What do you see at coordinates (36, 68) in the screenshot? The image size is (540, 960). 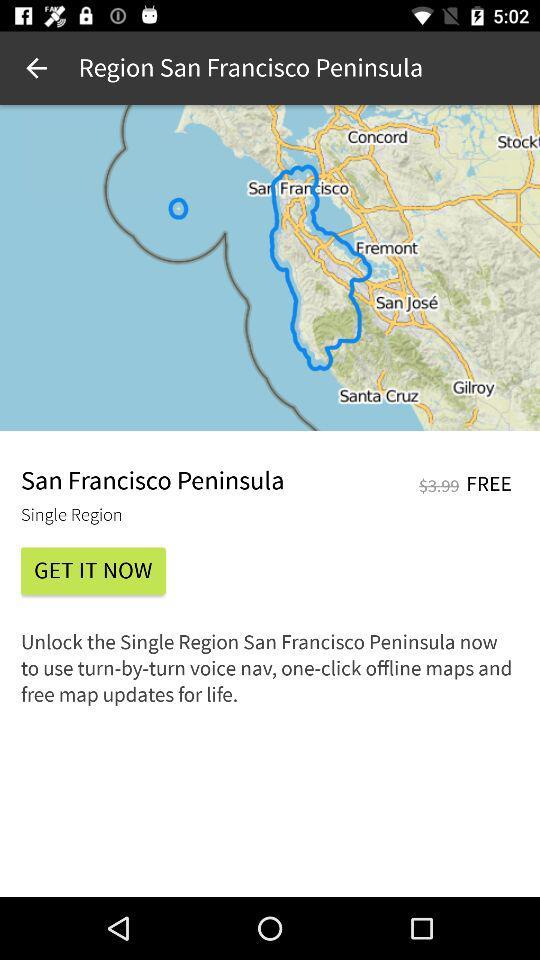 I see `app next to the region san francisco item` at bounding box center [36, 68].